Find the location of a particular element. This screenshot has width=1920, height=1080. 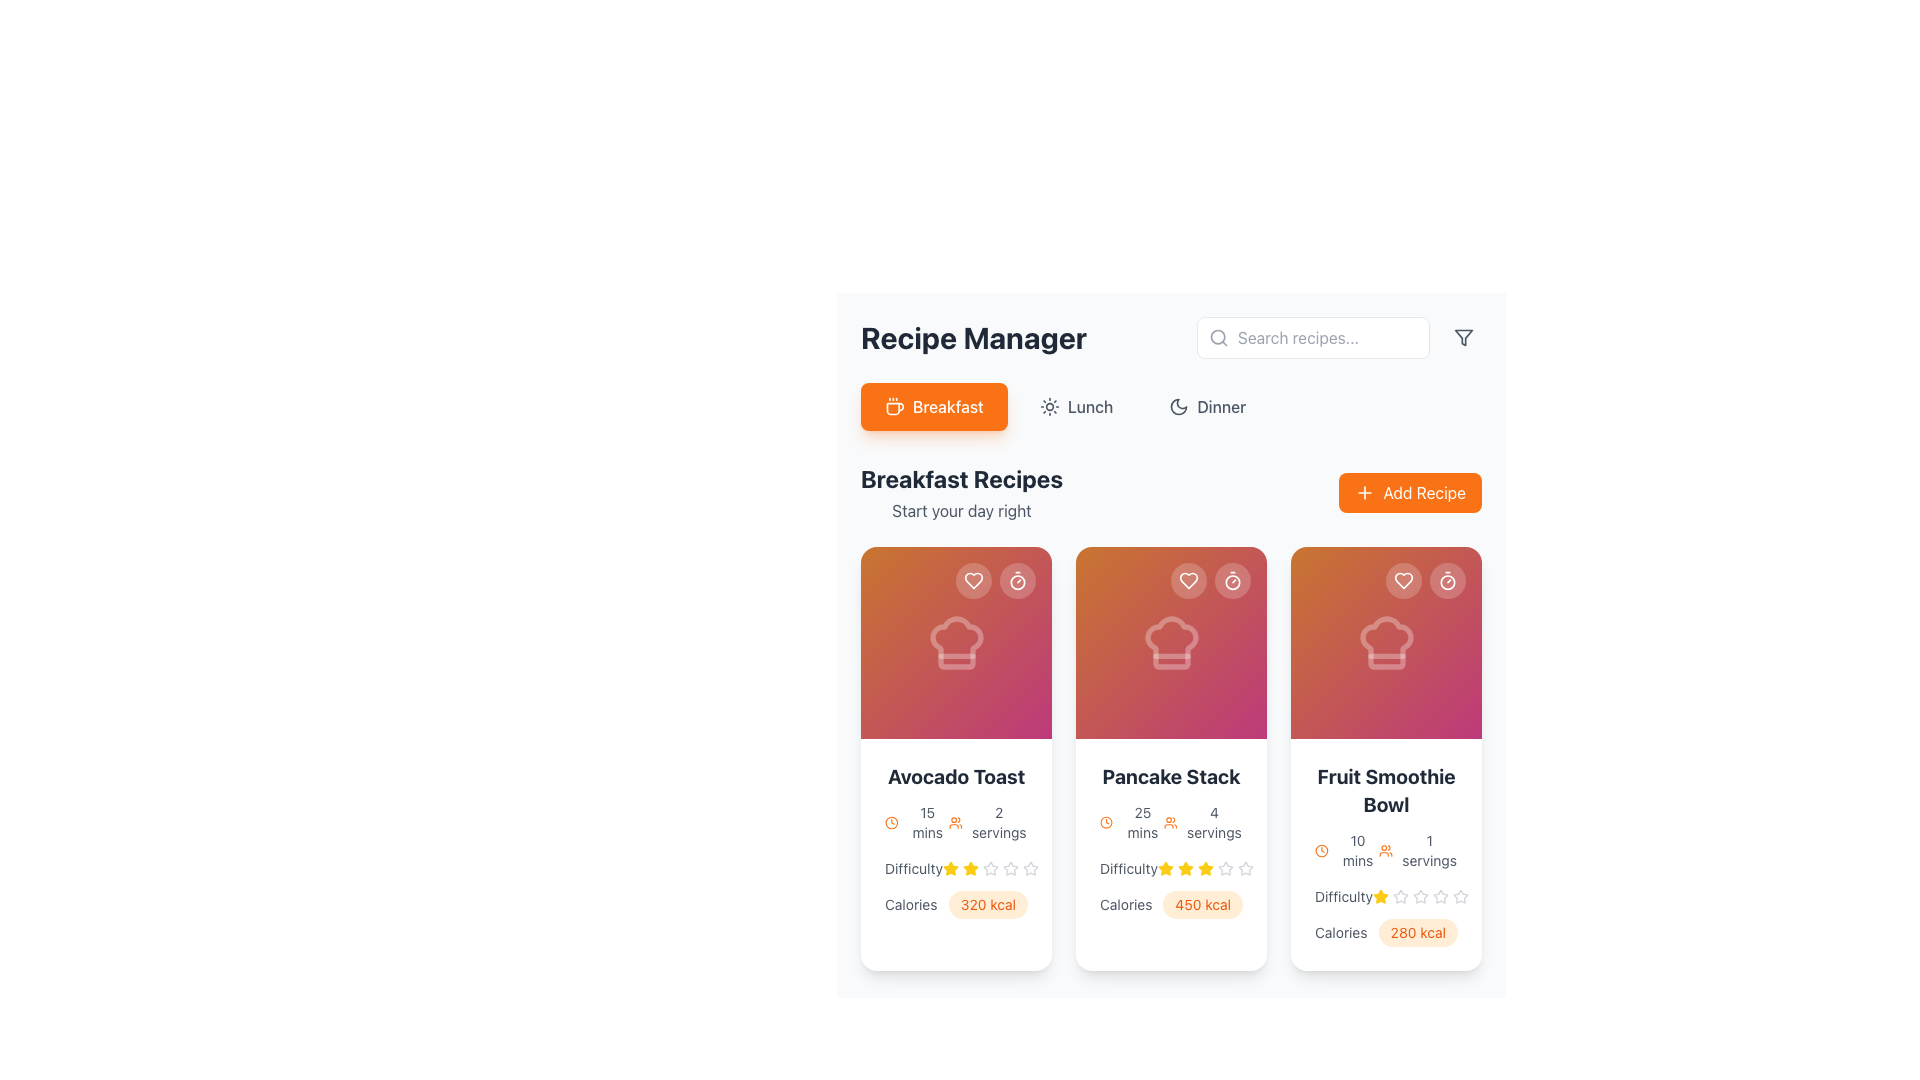

the text label displaying '1 servings', which is styled in gray and provides information about servings for a recipe, located to the right of a user figures icon is located at coordinates (1428, 851).